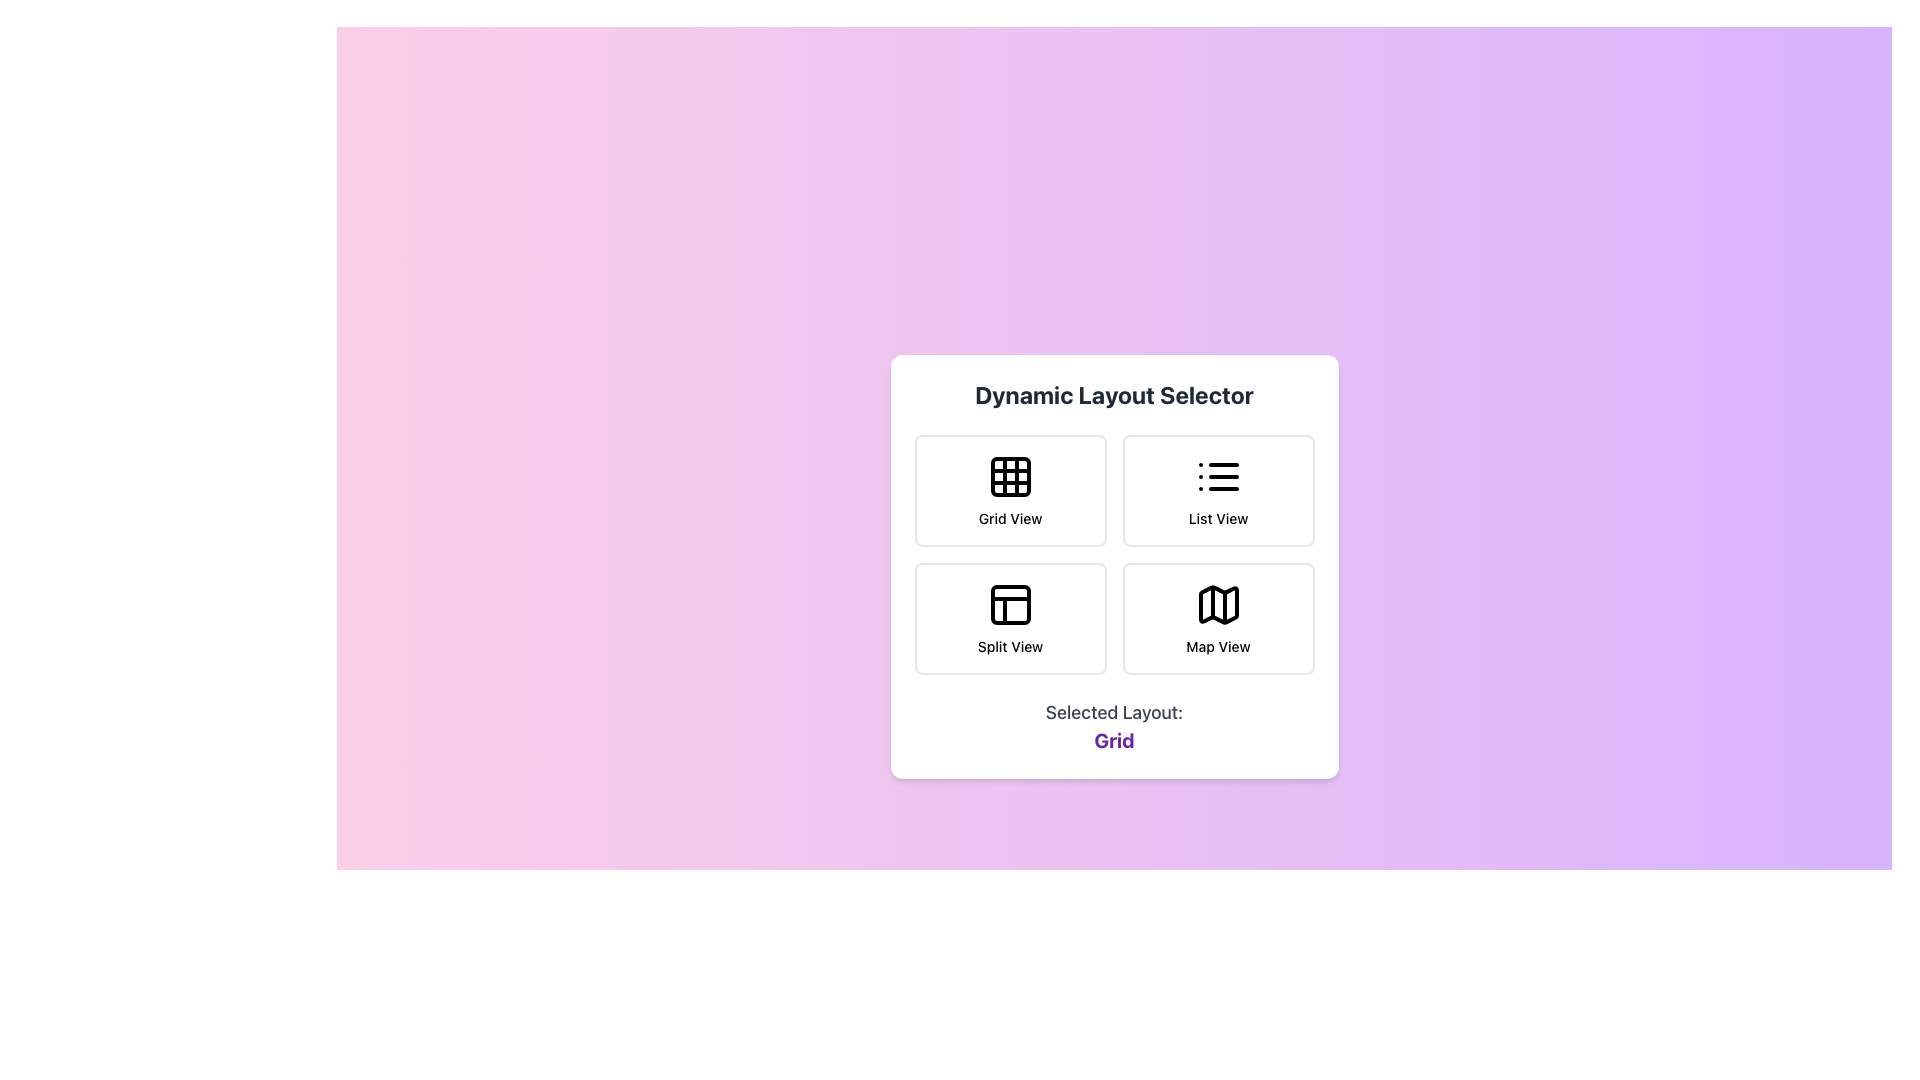  What do you see at coordinates (1010, 647) in the screenshot?
I see `the 'Split View' text label, which is displayed in a small-sized, medium-weight font, located below the panel layout icon in the second row of the grid layout` at bounding box center [1010, 647].